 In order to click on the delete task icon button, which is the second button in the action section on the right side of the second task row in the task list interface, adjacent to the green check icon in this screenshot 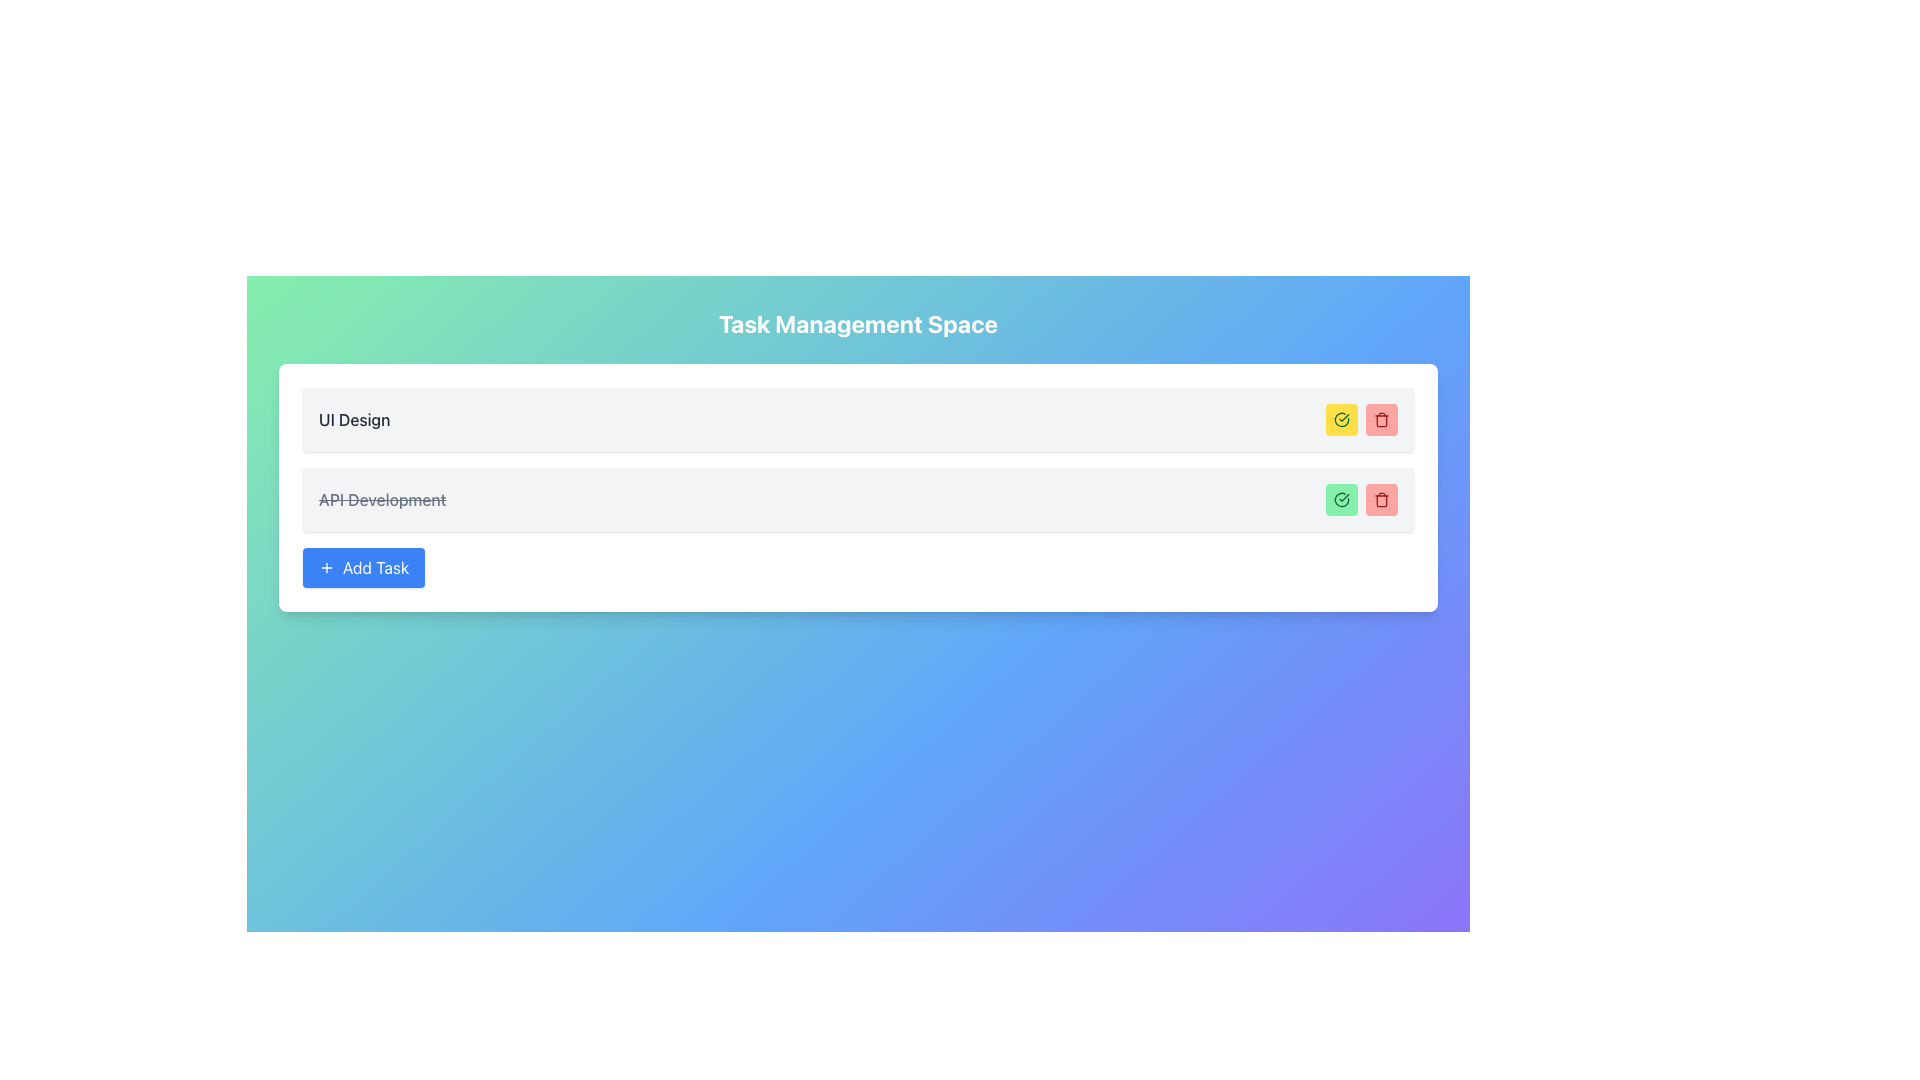, I will do `click(1381, 419)`.